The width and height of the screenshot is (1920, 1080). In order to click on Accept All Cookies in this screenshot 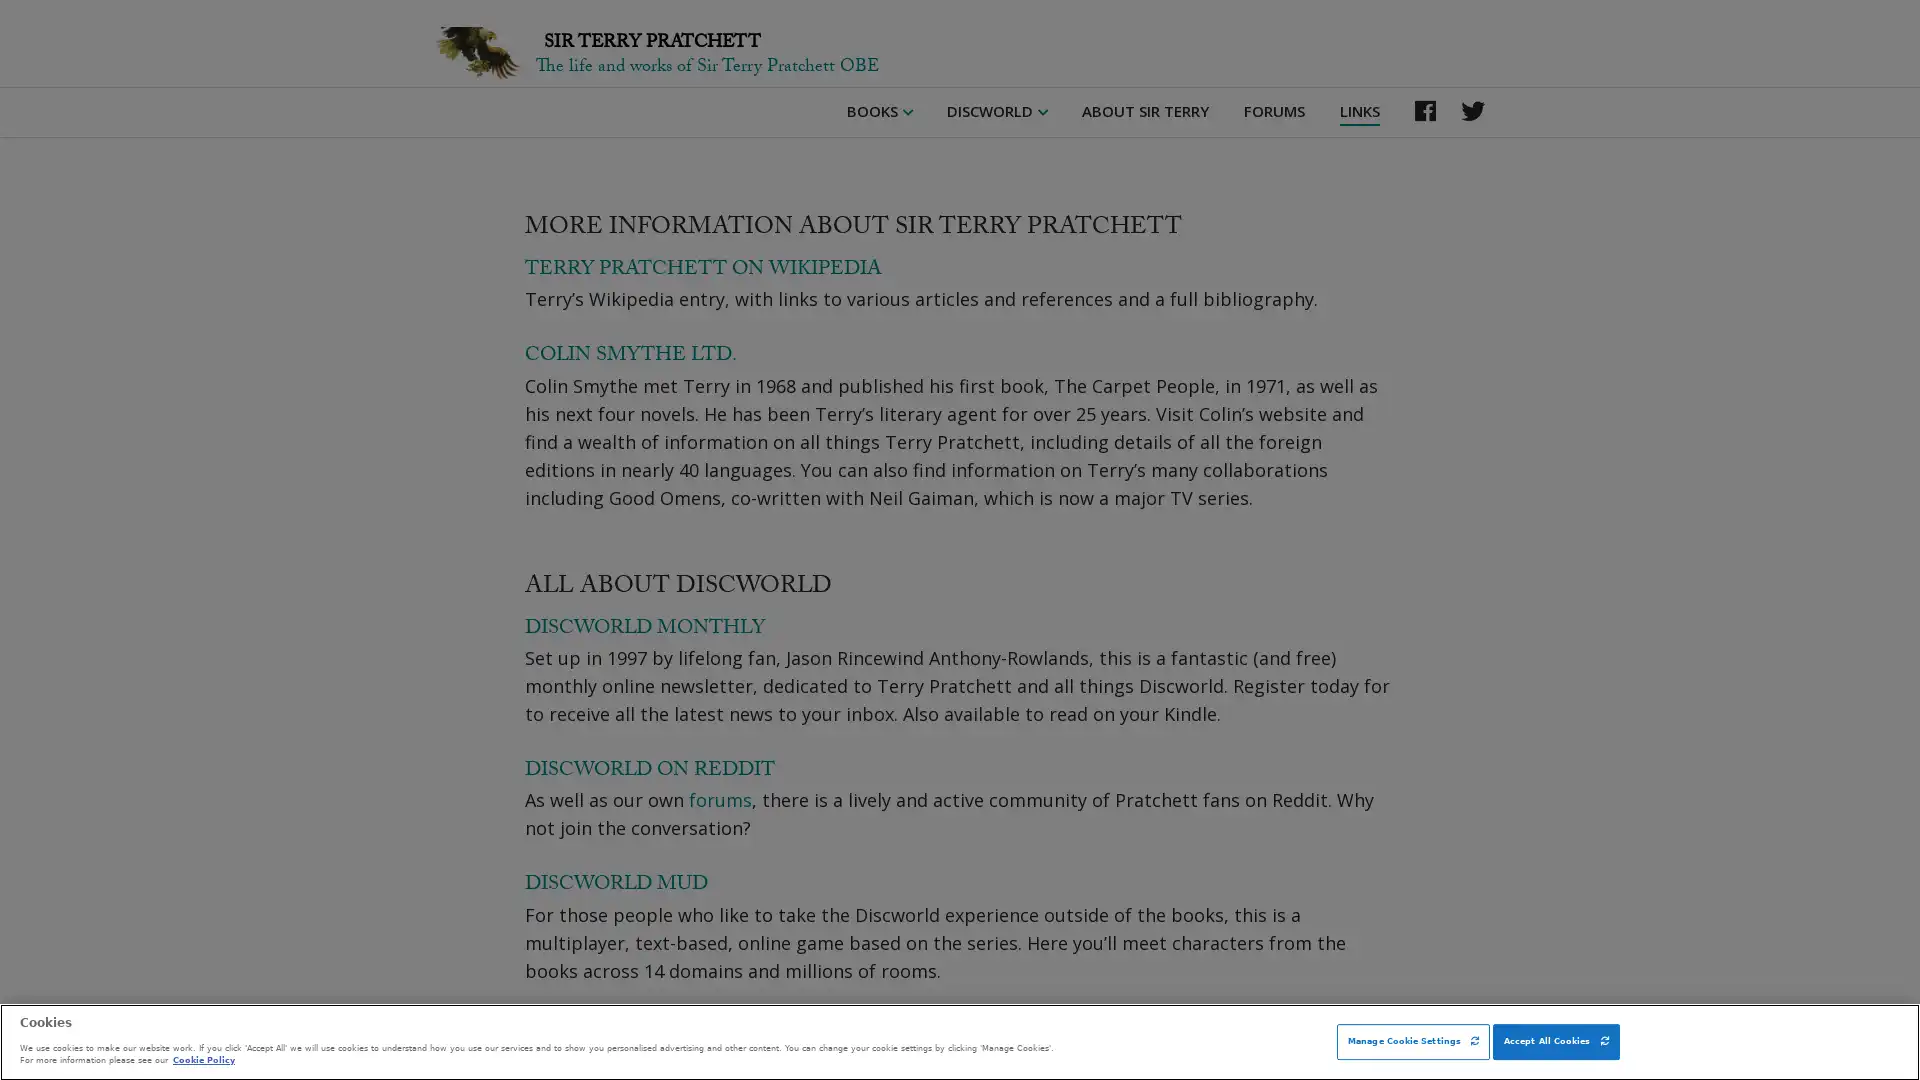, I will do `click(1554, 1040)`.